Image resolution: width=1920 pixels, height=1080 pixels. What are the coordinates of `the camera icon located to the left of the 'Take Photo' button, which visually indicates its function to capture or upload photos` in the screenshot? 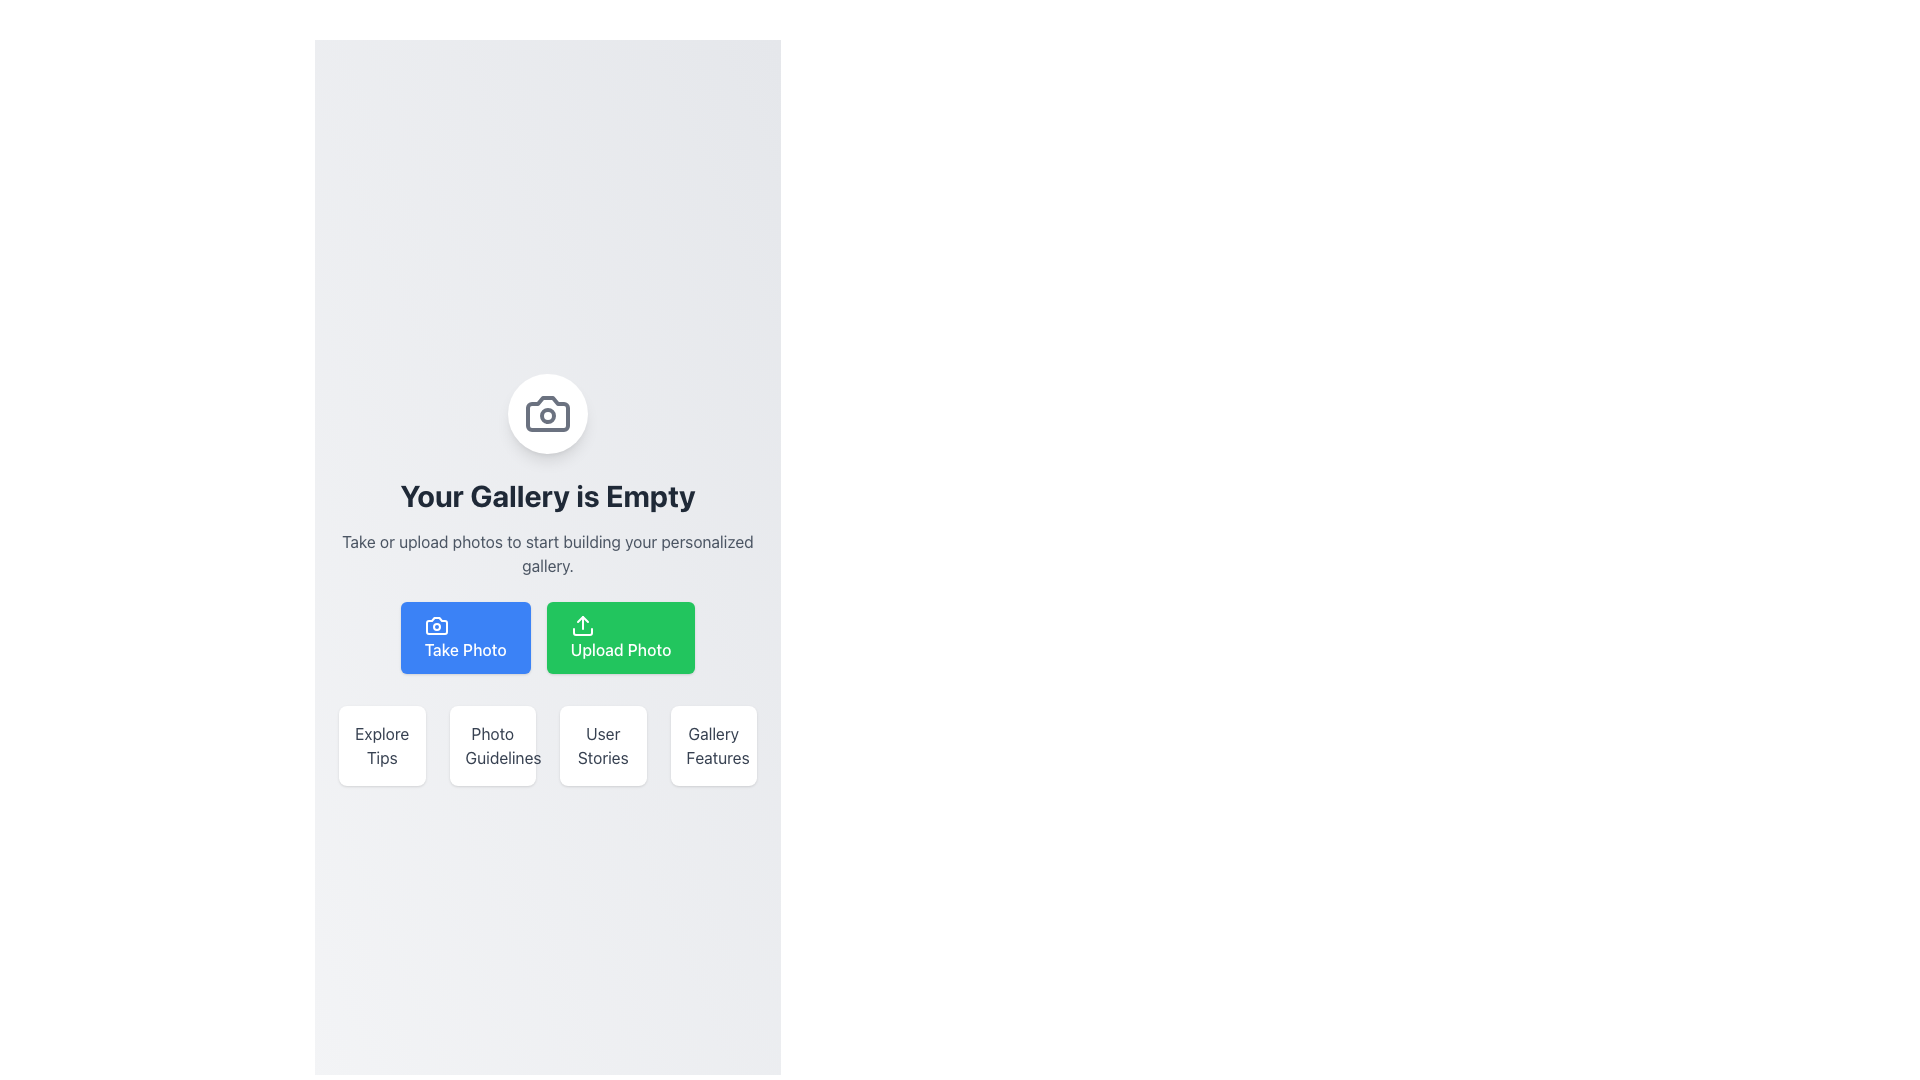 It's located at (435, 624).